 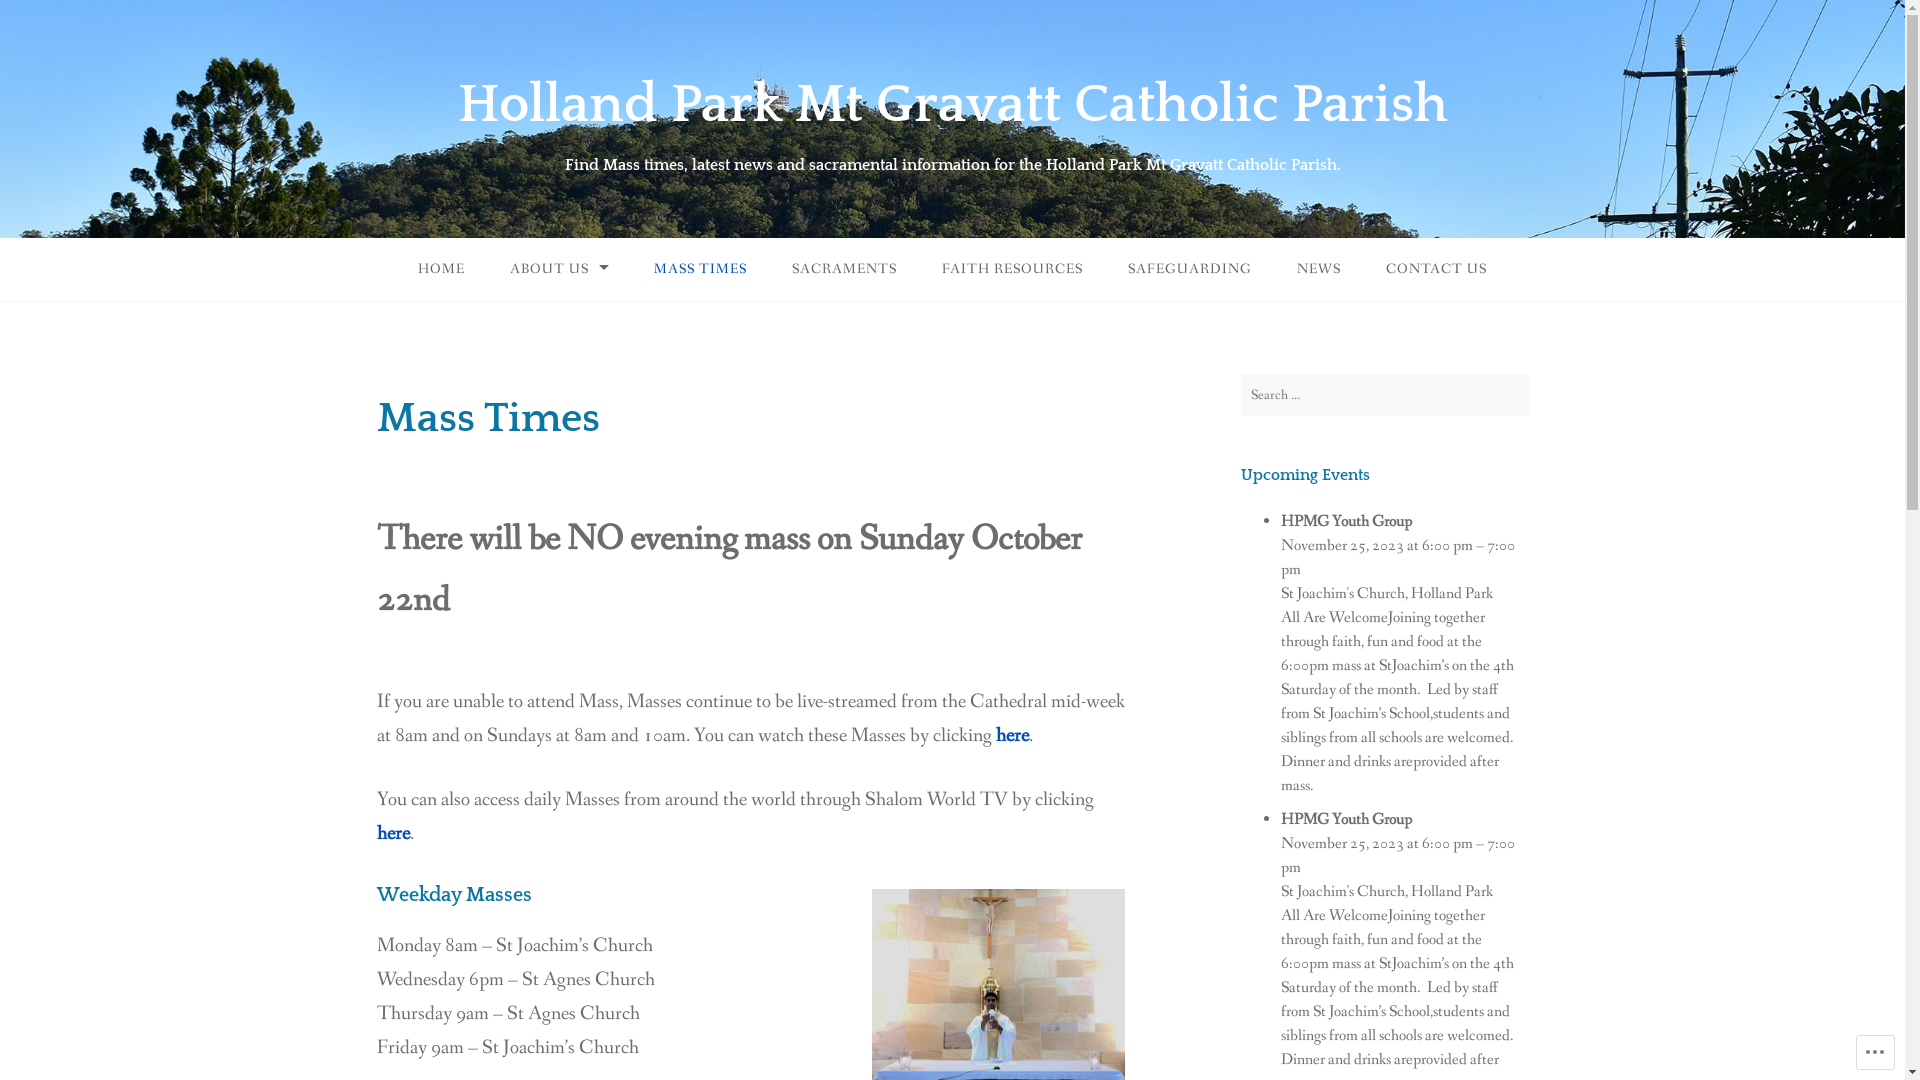 I want to click on 'FAITH RESOURCES', so click(x=920, y=268).